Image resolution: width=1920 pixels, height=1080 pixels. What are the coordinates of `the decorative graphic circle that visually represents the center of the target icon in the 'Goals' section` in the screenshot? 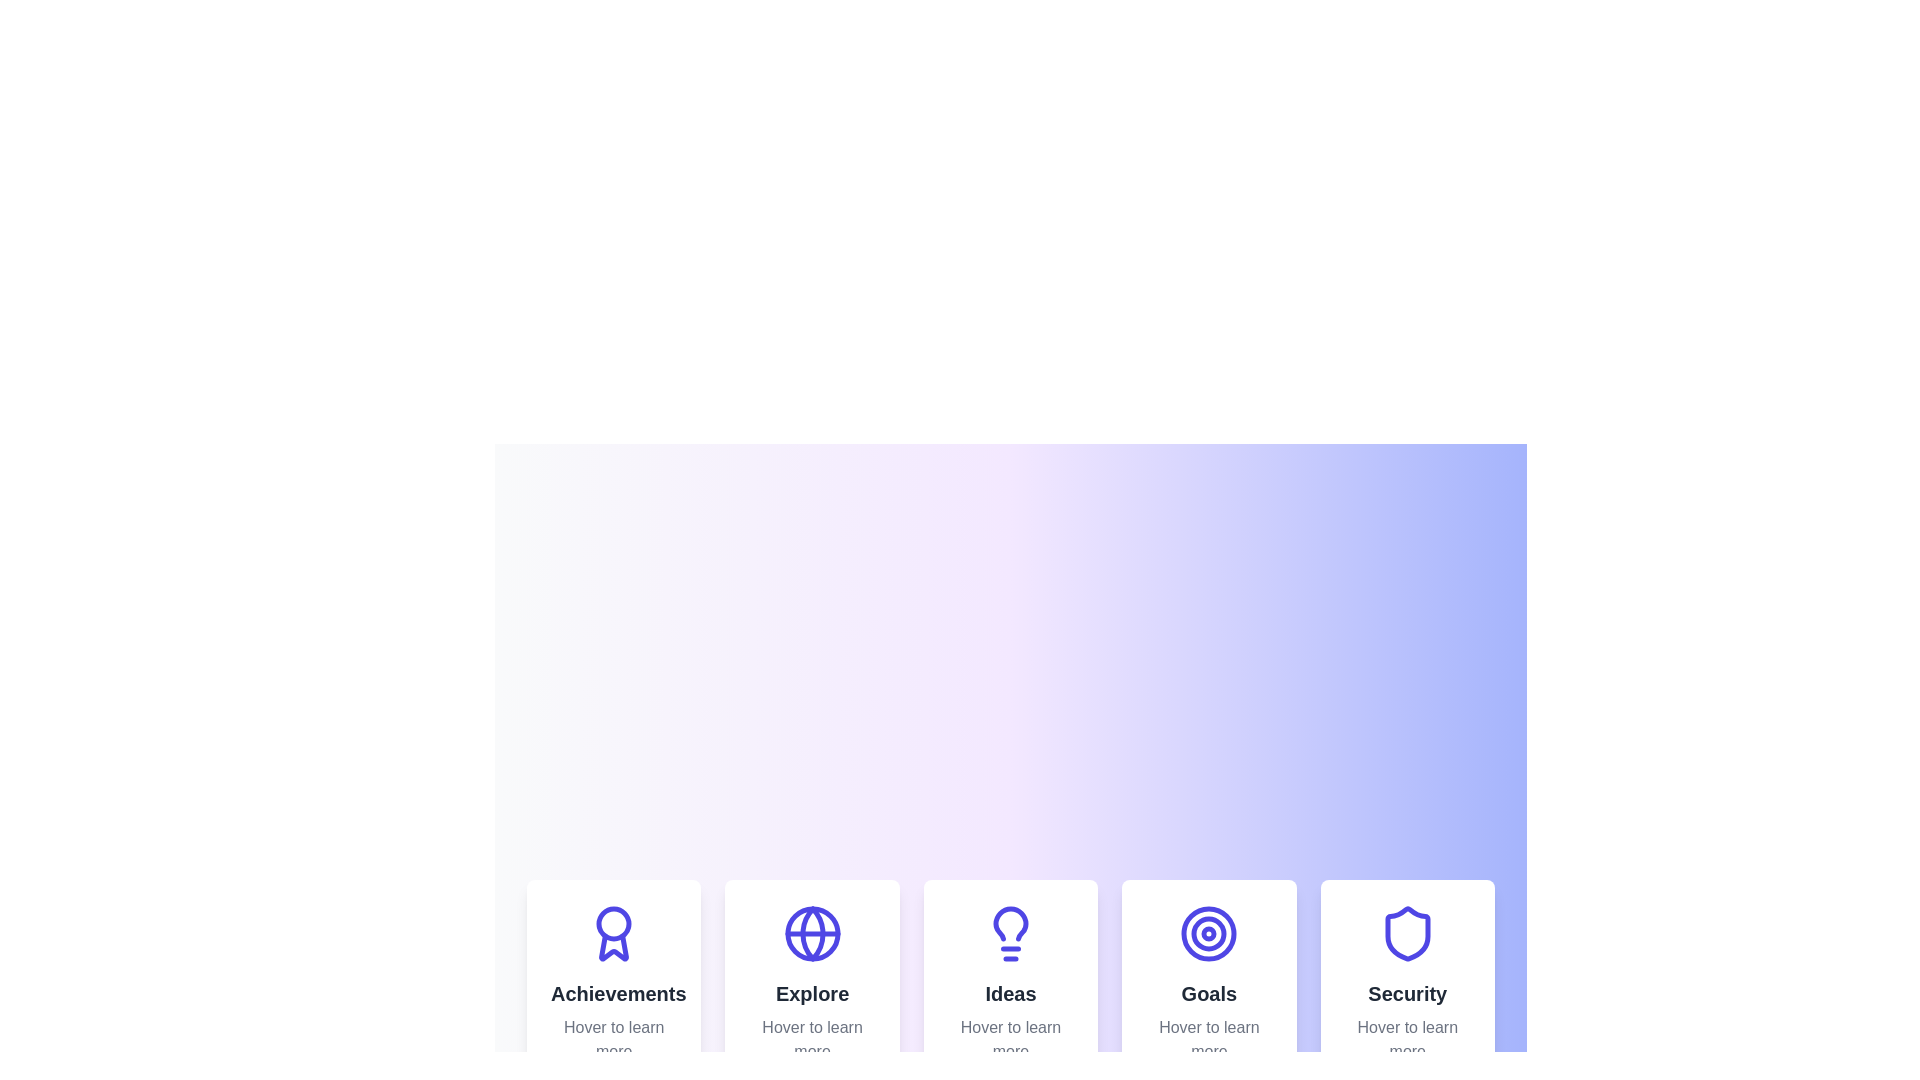 It's located at (1208, 933).